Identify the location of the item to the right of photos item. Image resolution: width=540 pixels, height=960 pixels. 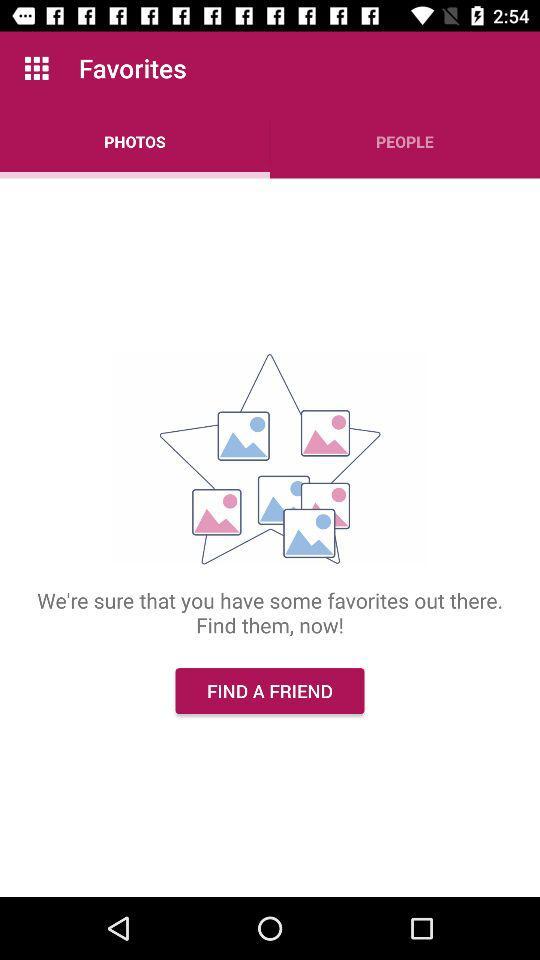
(405, 140).